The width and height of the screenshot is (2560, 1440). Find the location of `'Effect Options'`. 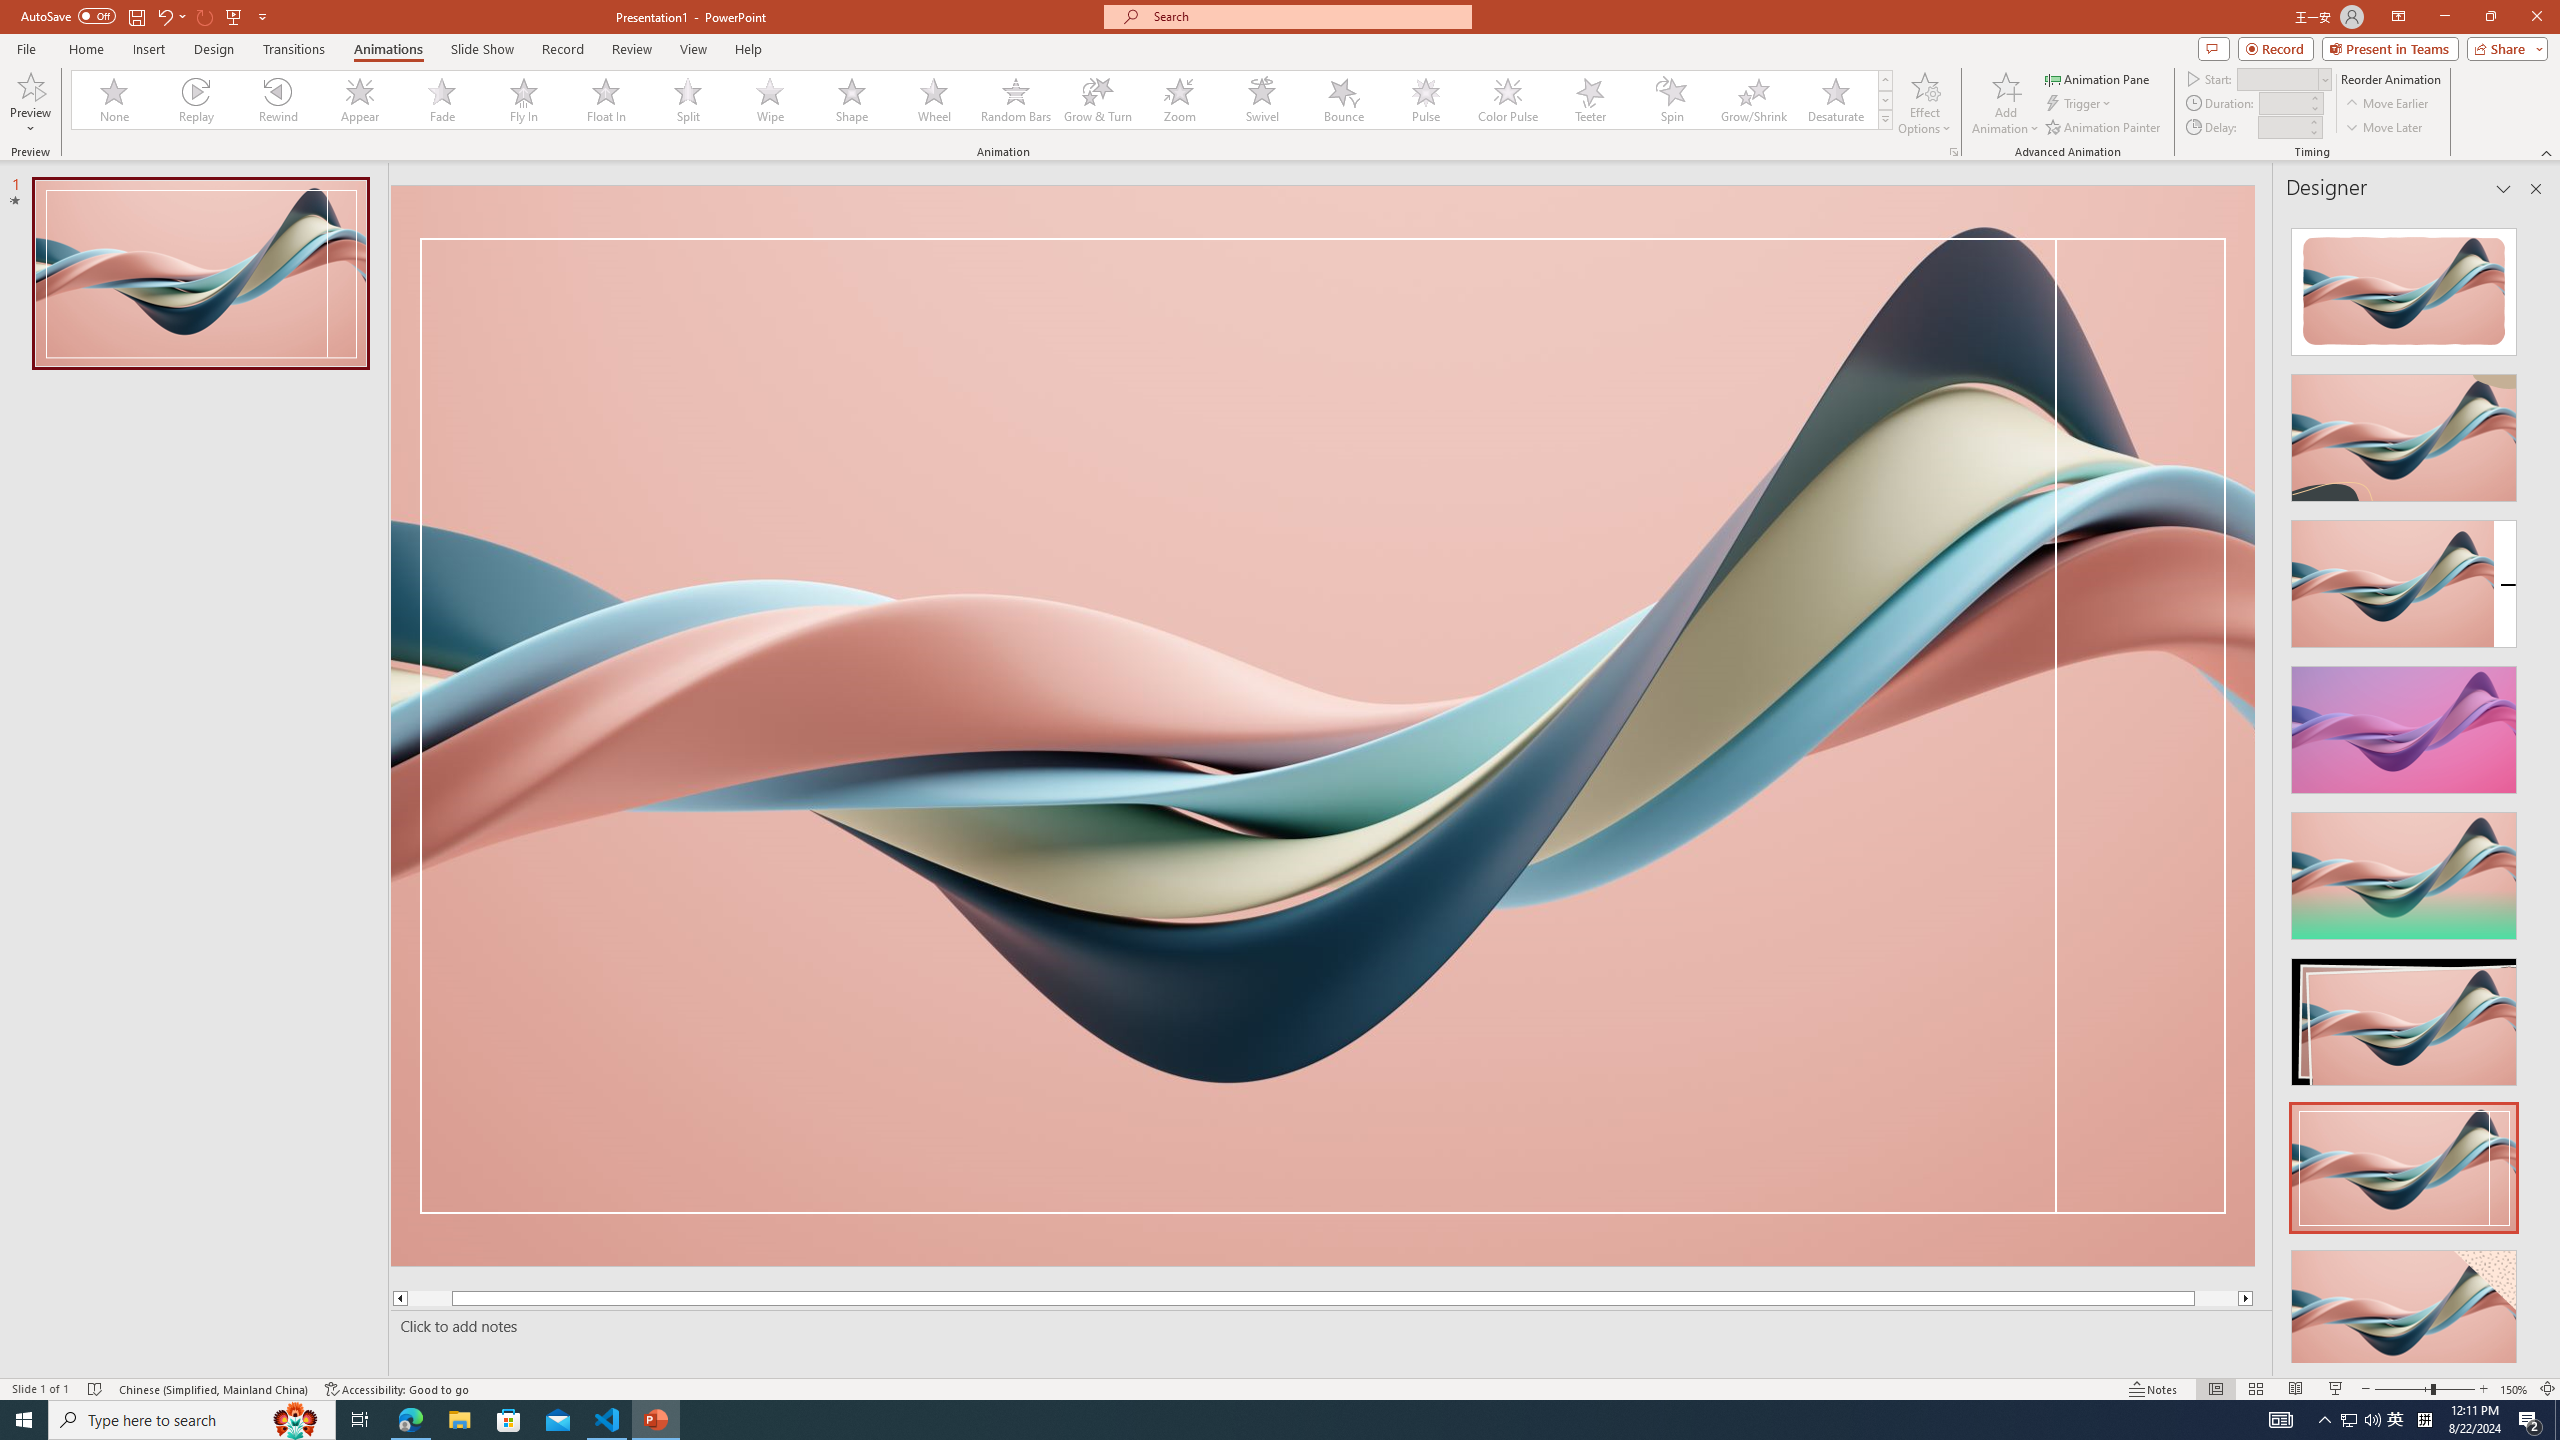

'Effect Options' is located at coordinates (1924, 103).